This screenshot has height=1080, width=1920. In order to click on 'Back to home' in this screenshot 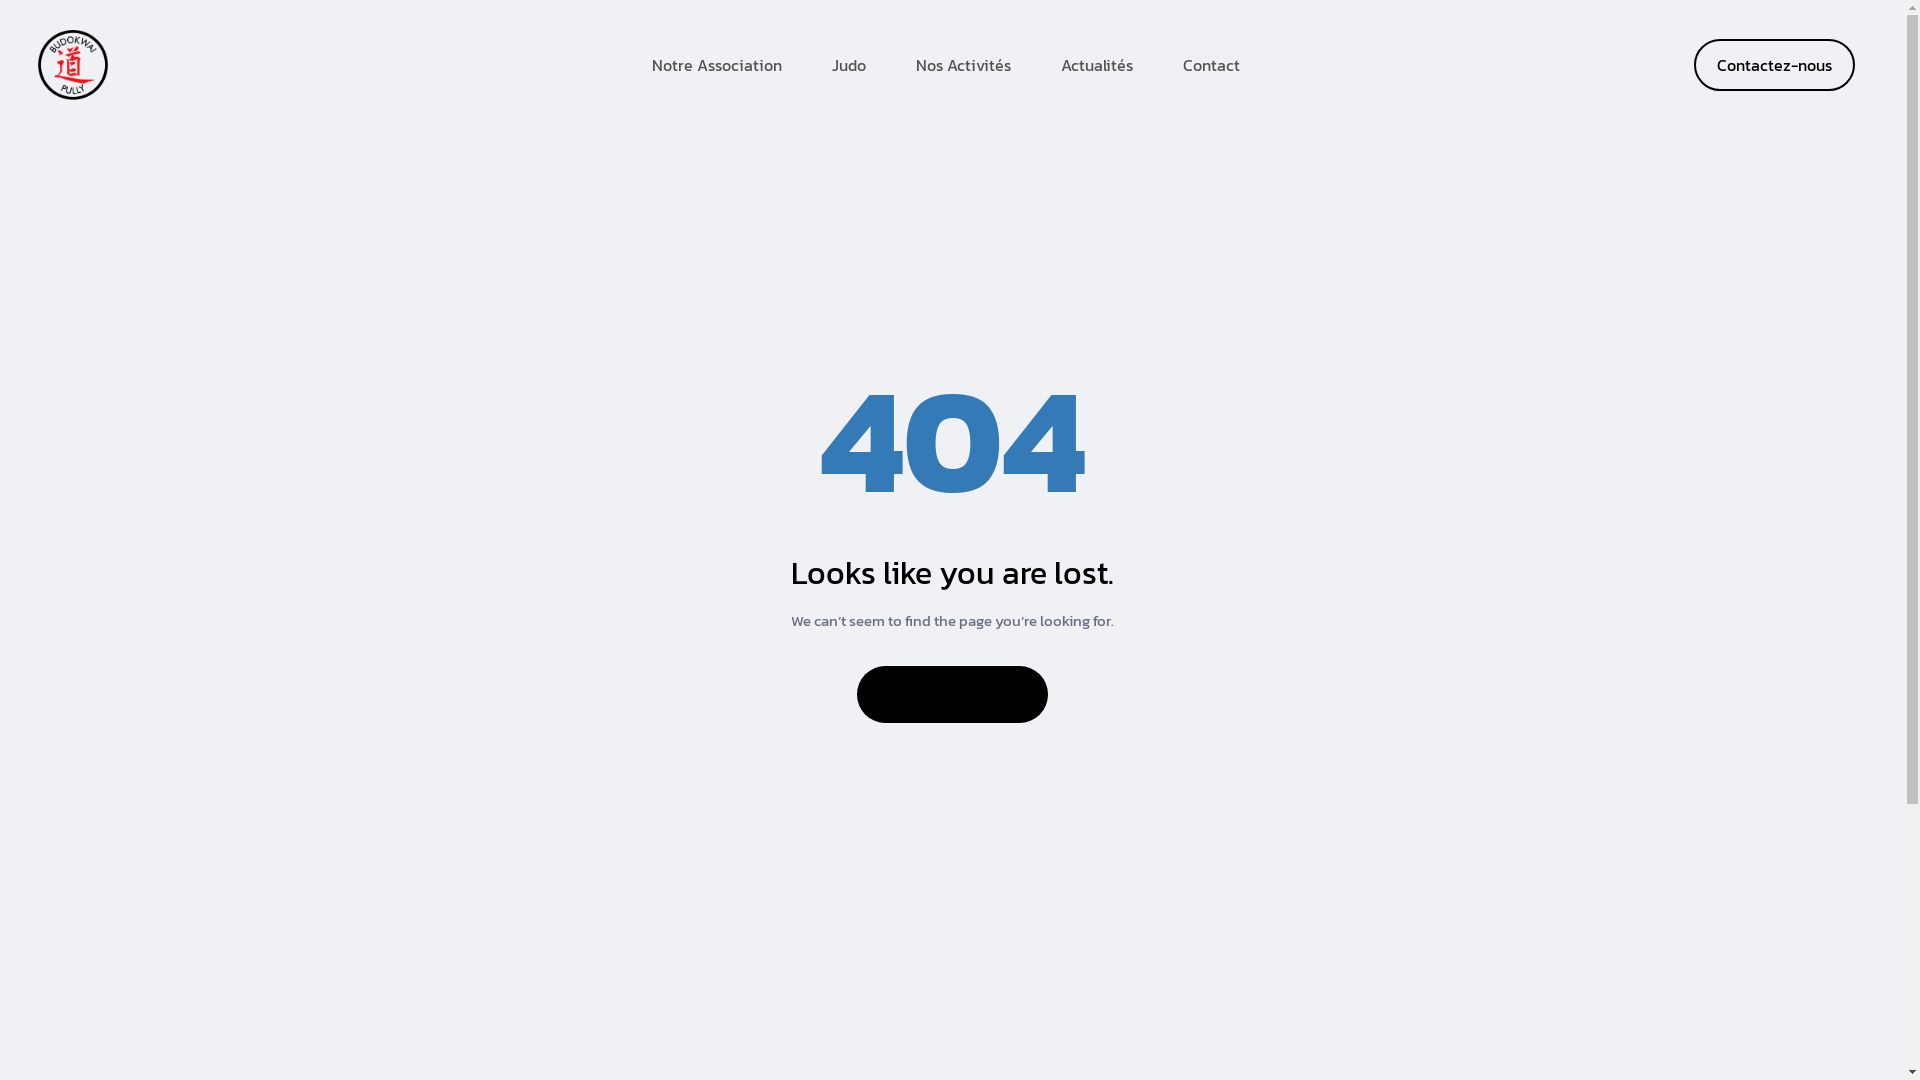, I will do `click(951, 693)`.